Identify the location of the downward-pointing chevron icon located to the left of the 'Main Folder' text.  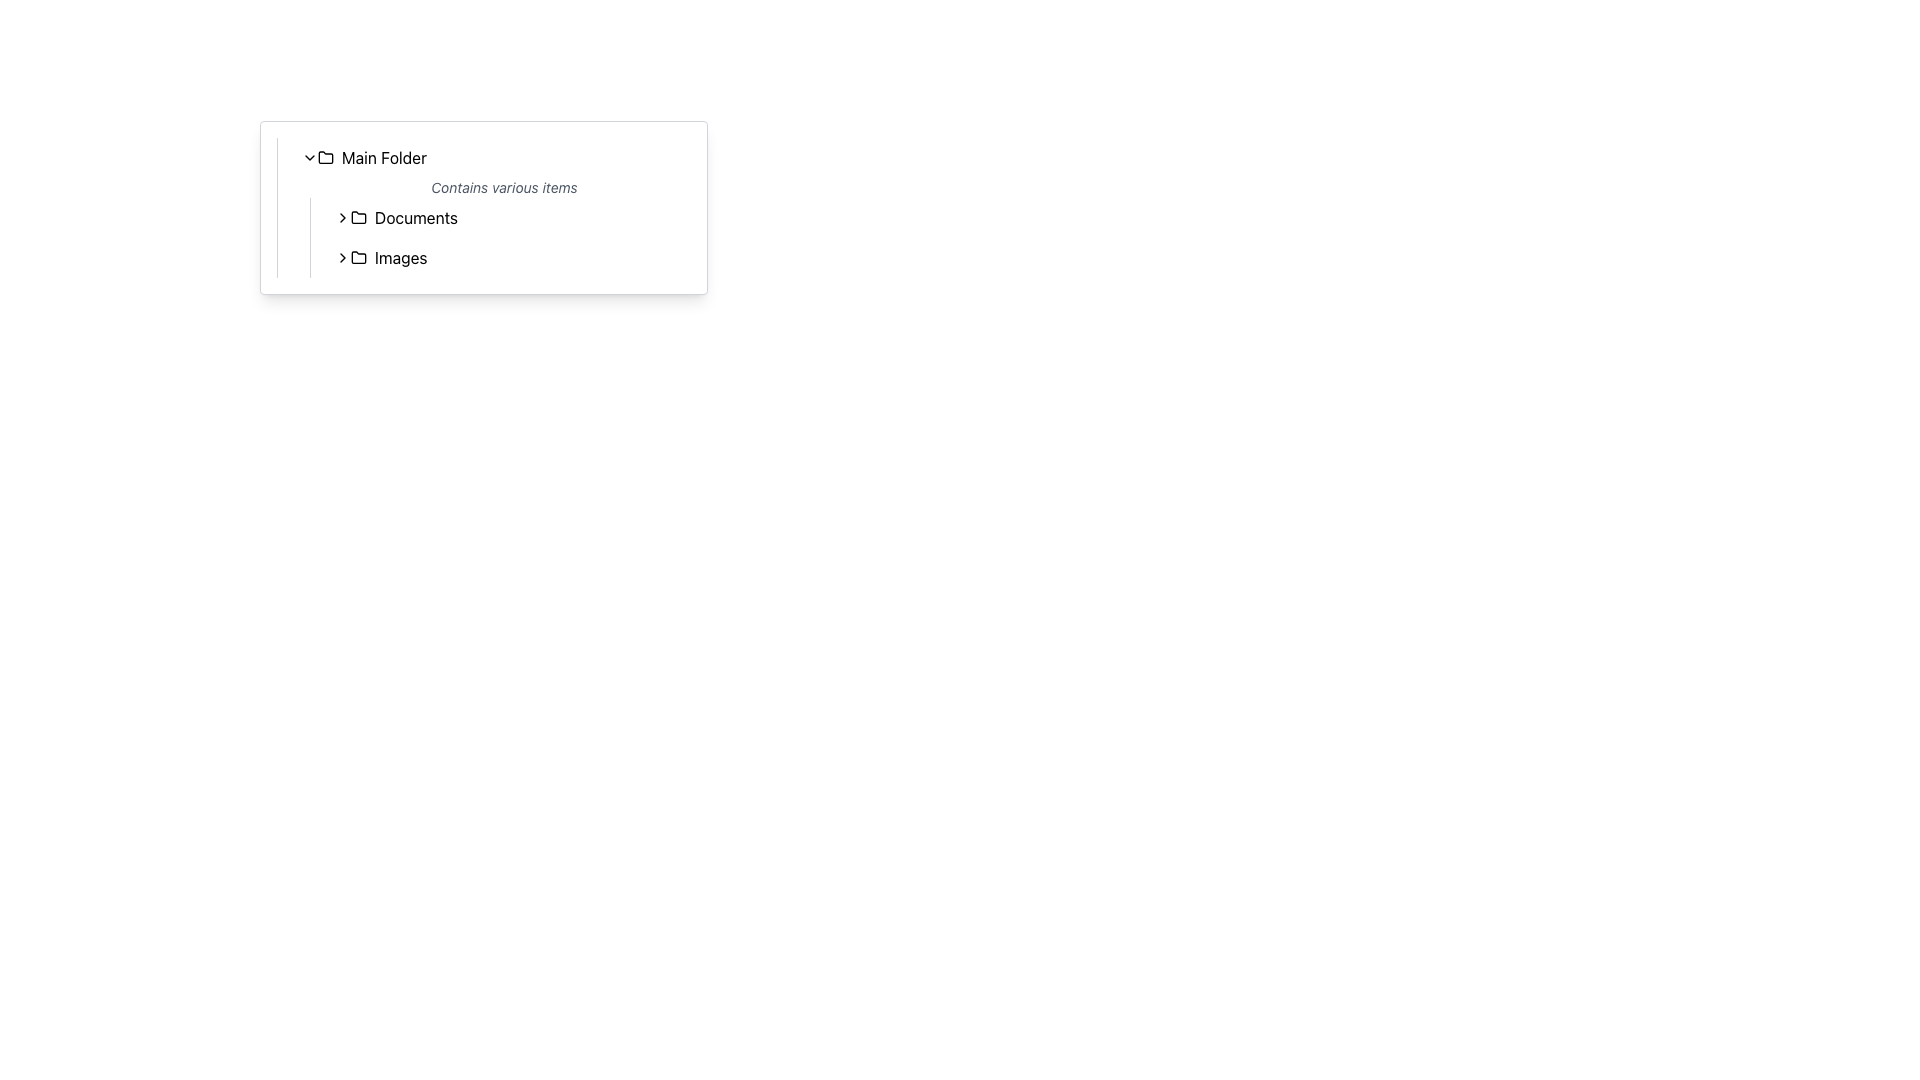
(309, 157).